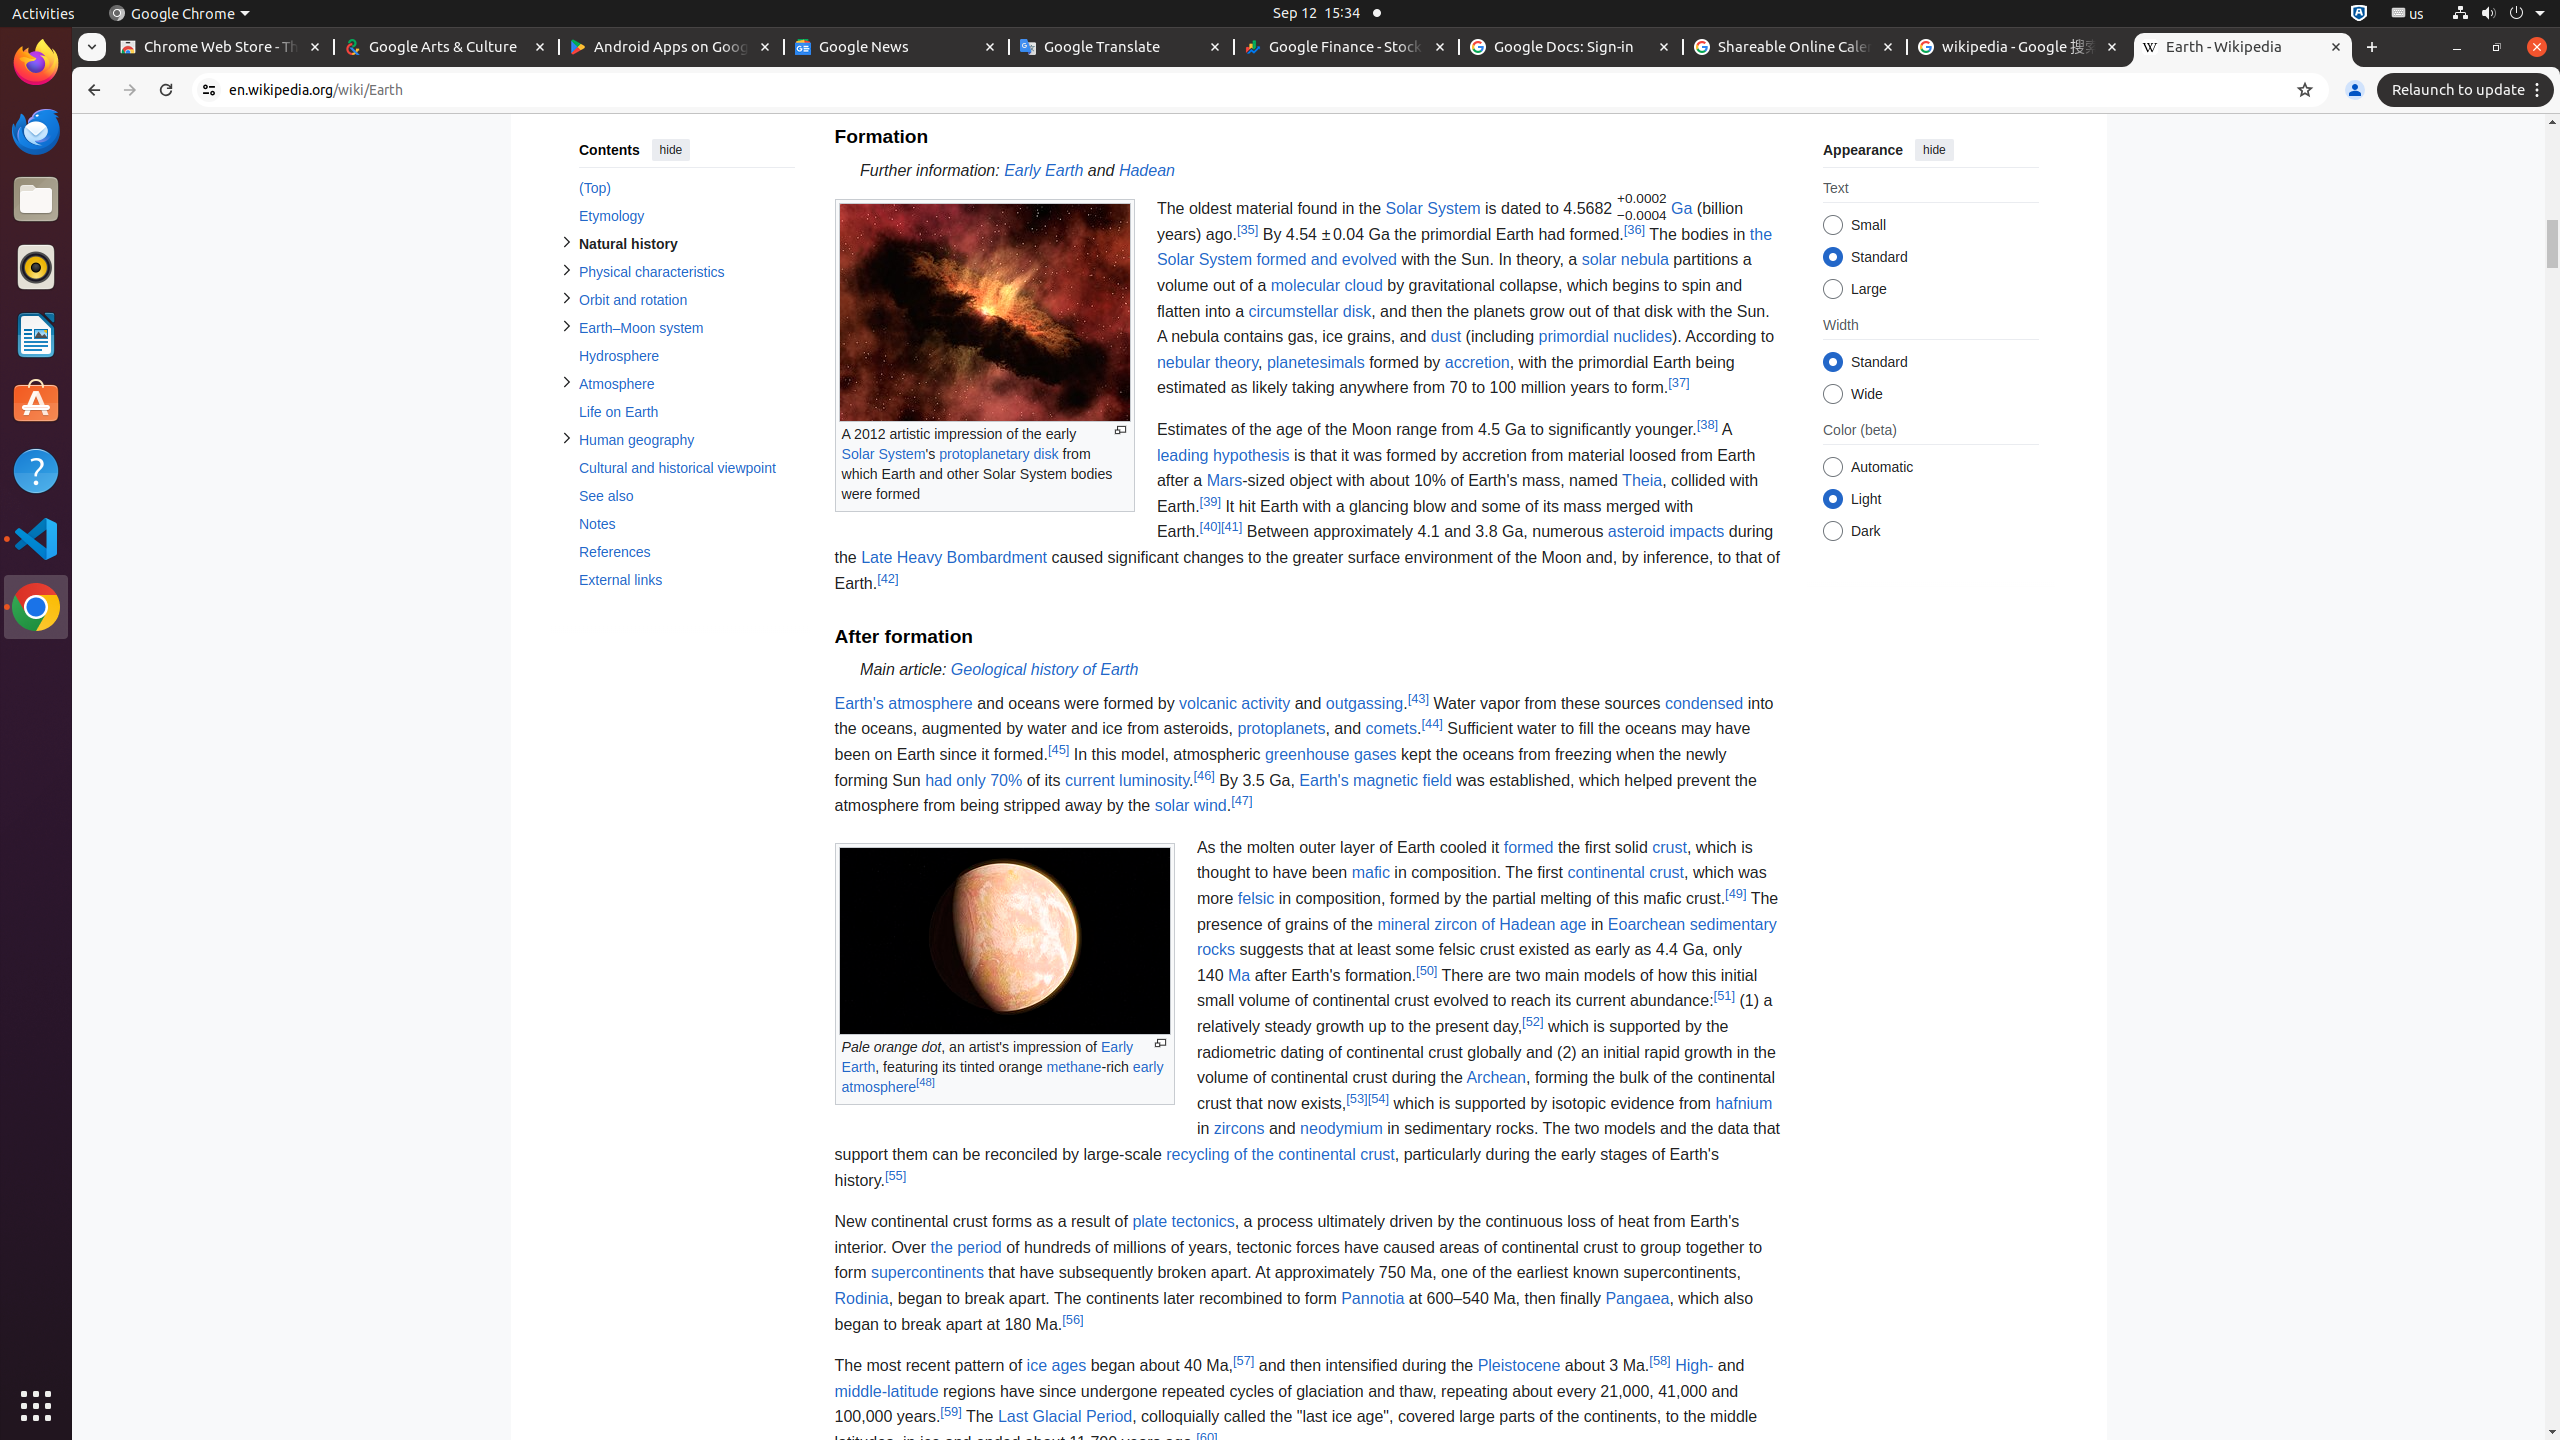  Describe the element at coordinates (1679, 382) in the screenshot. I see `'[37]'` at that location.